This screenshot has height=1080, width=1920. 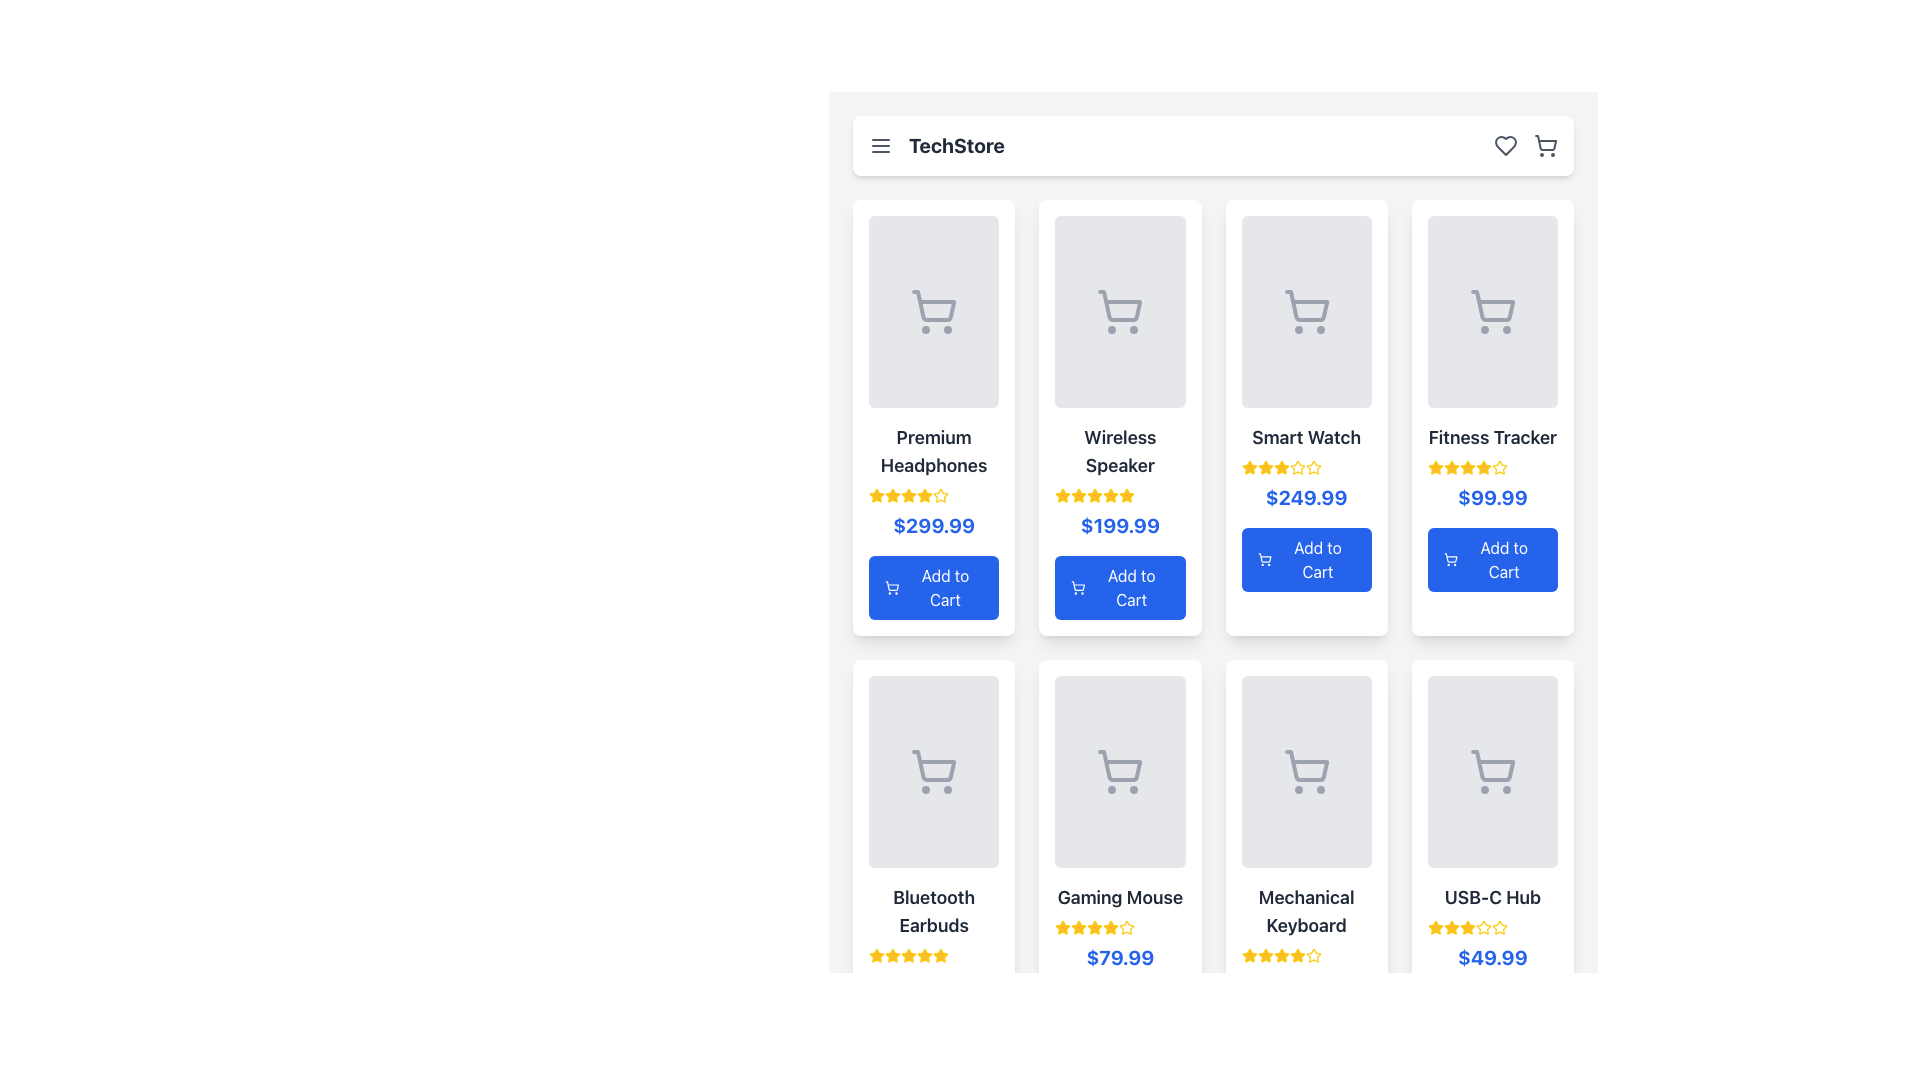 I want to click on the first star icon in the rating indicator for the product 'Smart Watch', located in the second row of the third column, so click(x=1248, y=467).